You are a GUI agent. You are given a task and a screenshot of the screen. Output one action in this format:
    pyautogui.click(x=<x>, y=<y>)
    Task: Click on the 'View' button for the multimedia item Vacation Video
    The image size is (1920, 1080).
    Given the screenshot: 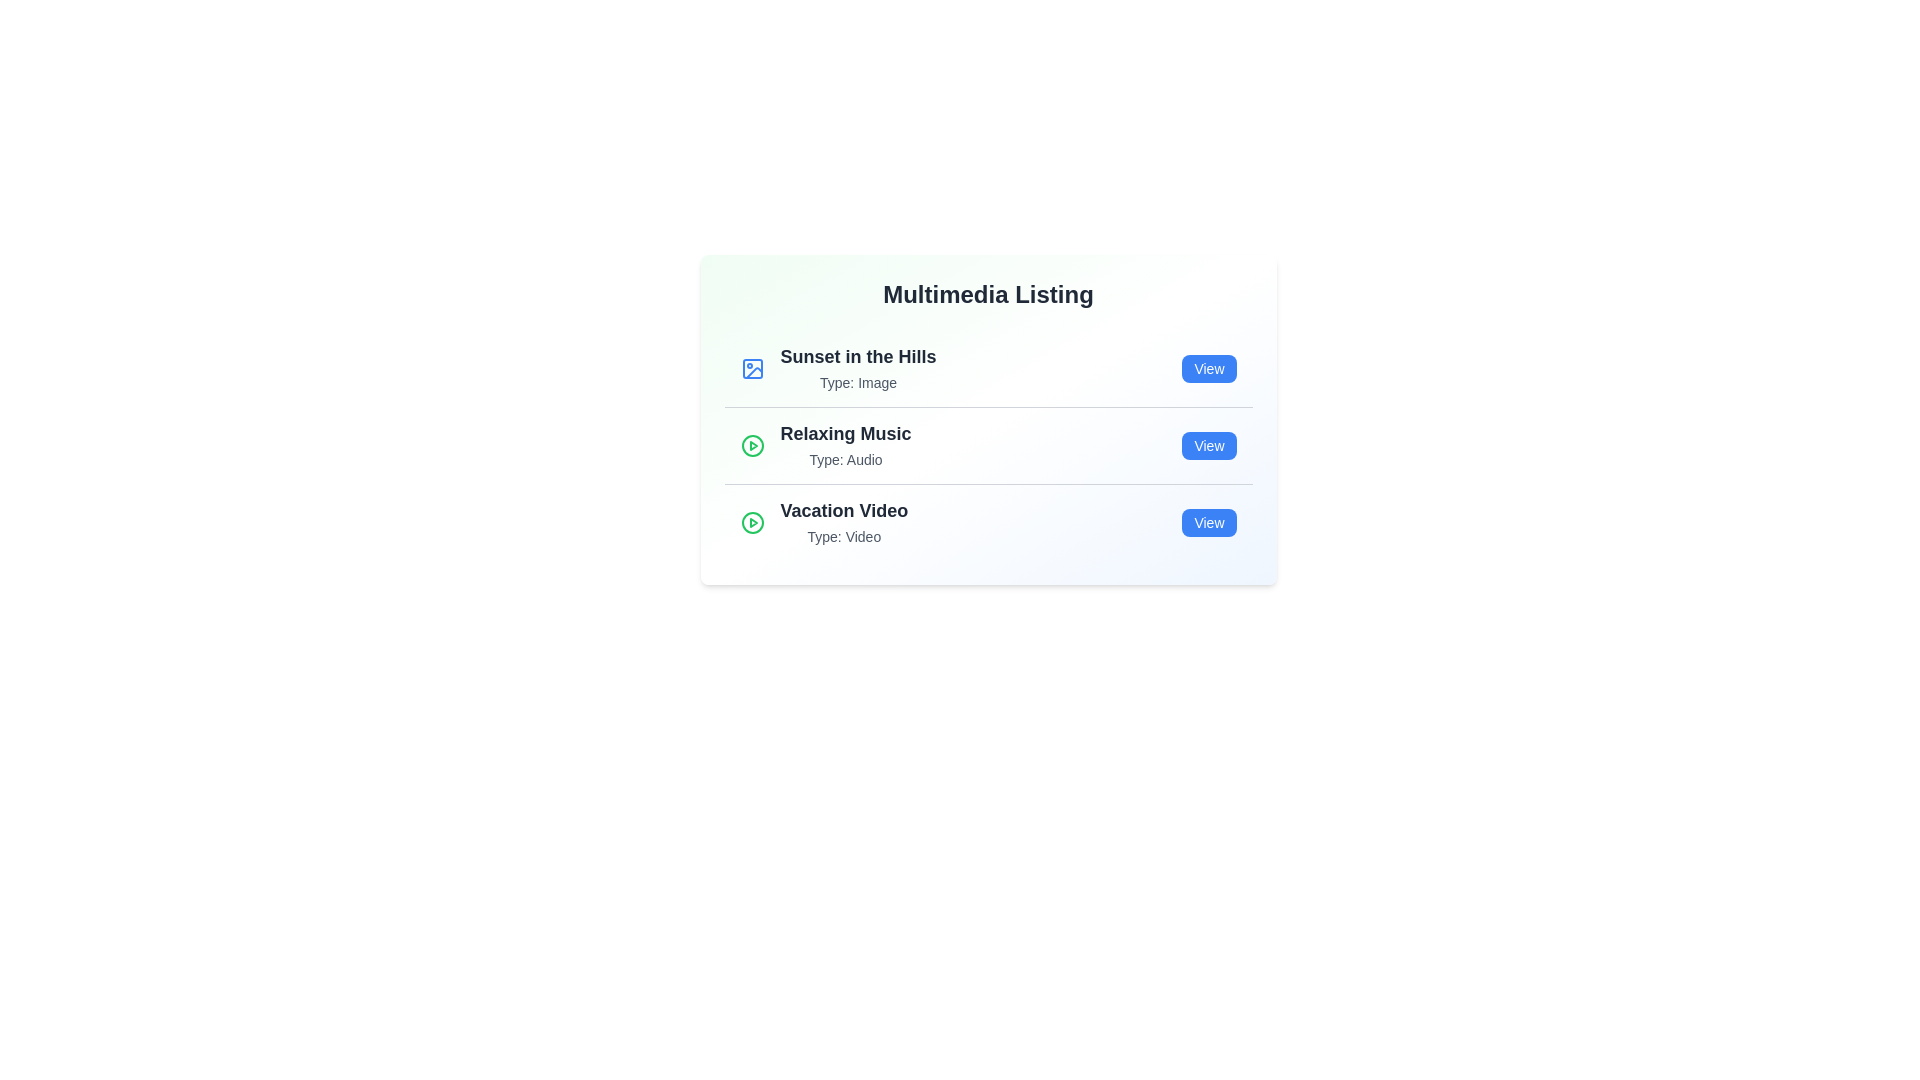 What is the action you would take?
    pyautogui.click(x=1208, y=522)
    